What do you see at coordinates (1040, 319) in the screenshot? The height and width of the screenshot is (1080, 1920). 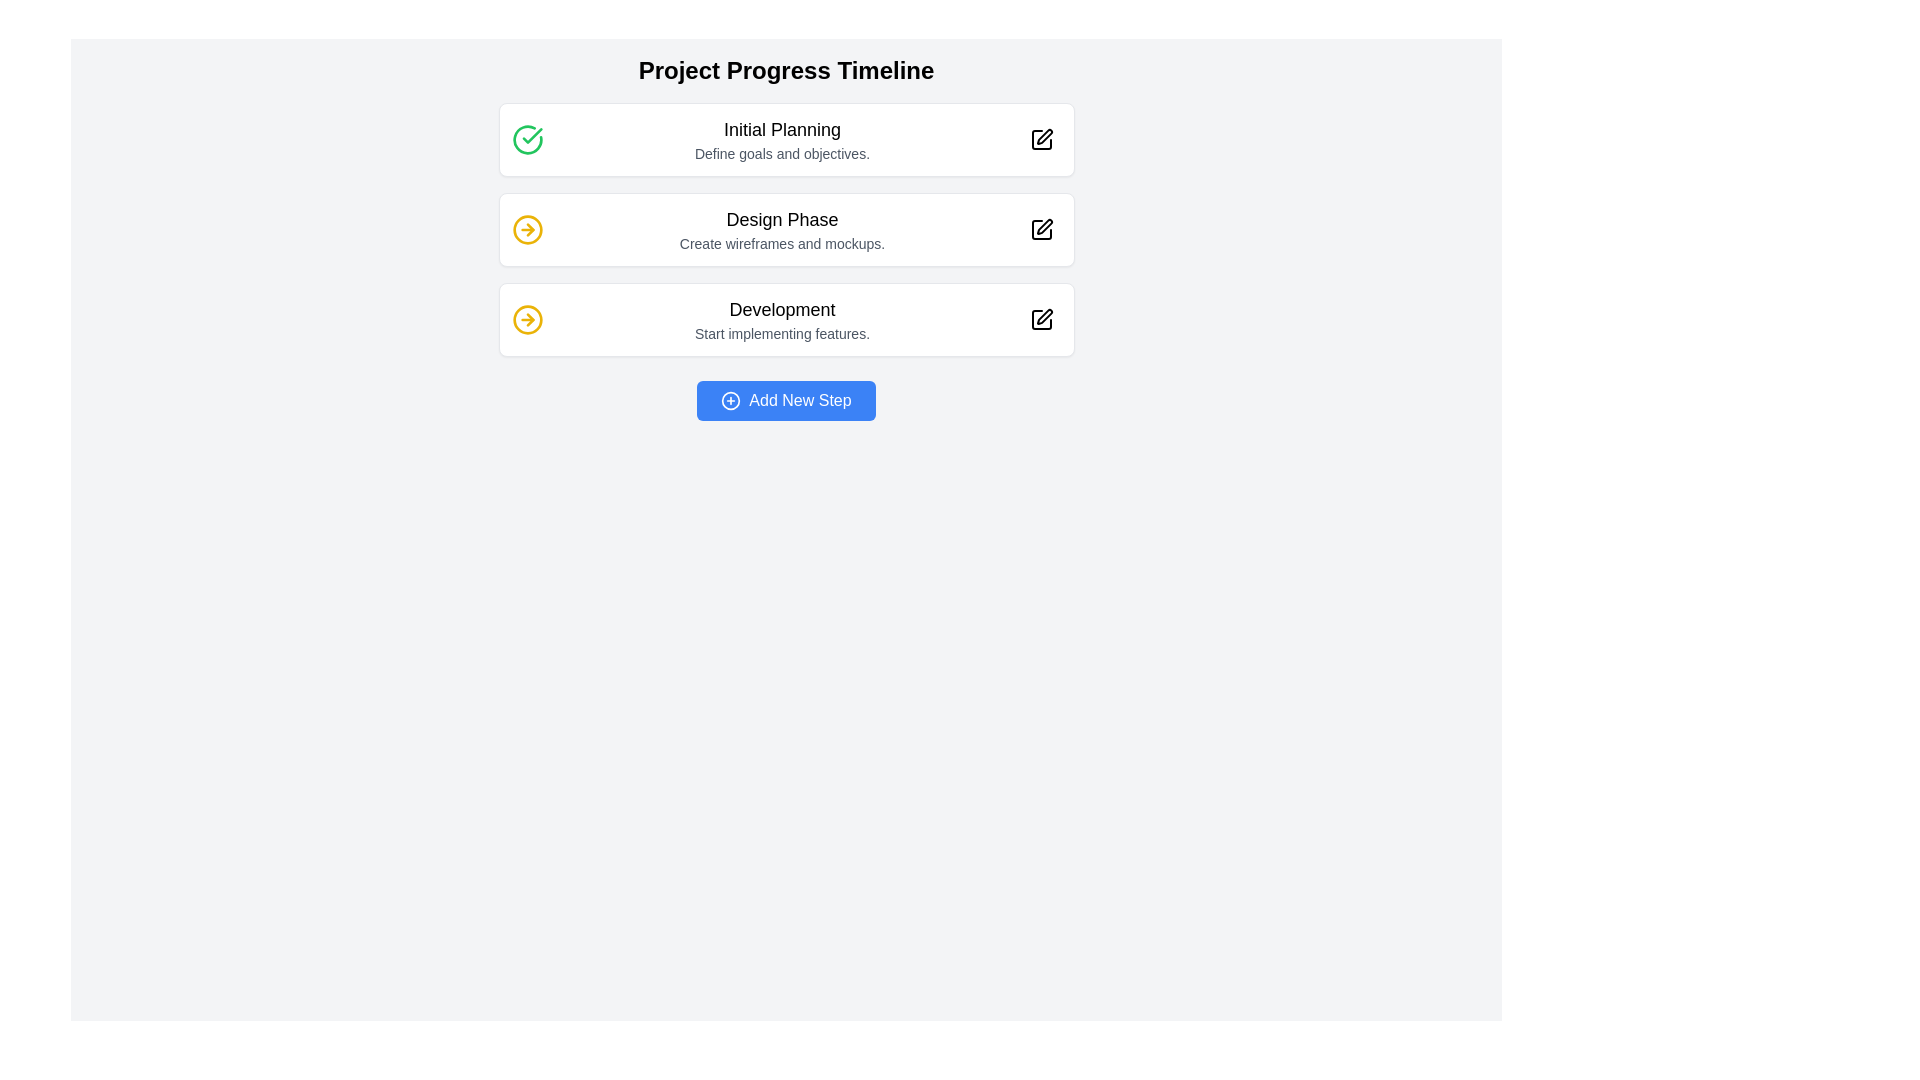 I see `the pencil icon located at the rightmost position in the 'Development' step section` at bounding box center [1040, 319].